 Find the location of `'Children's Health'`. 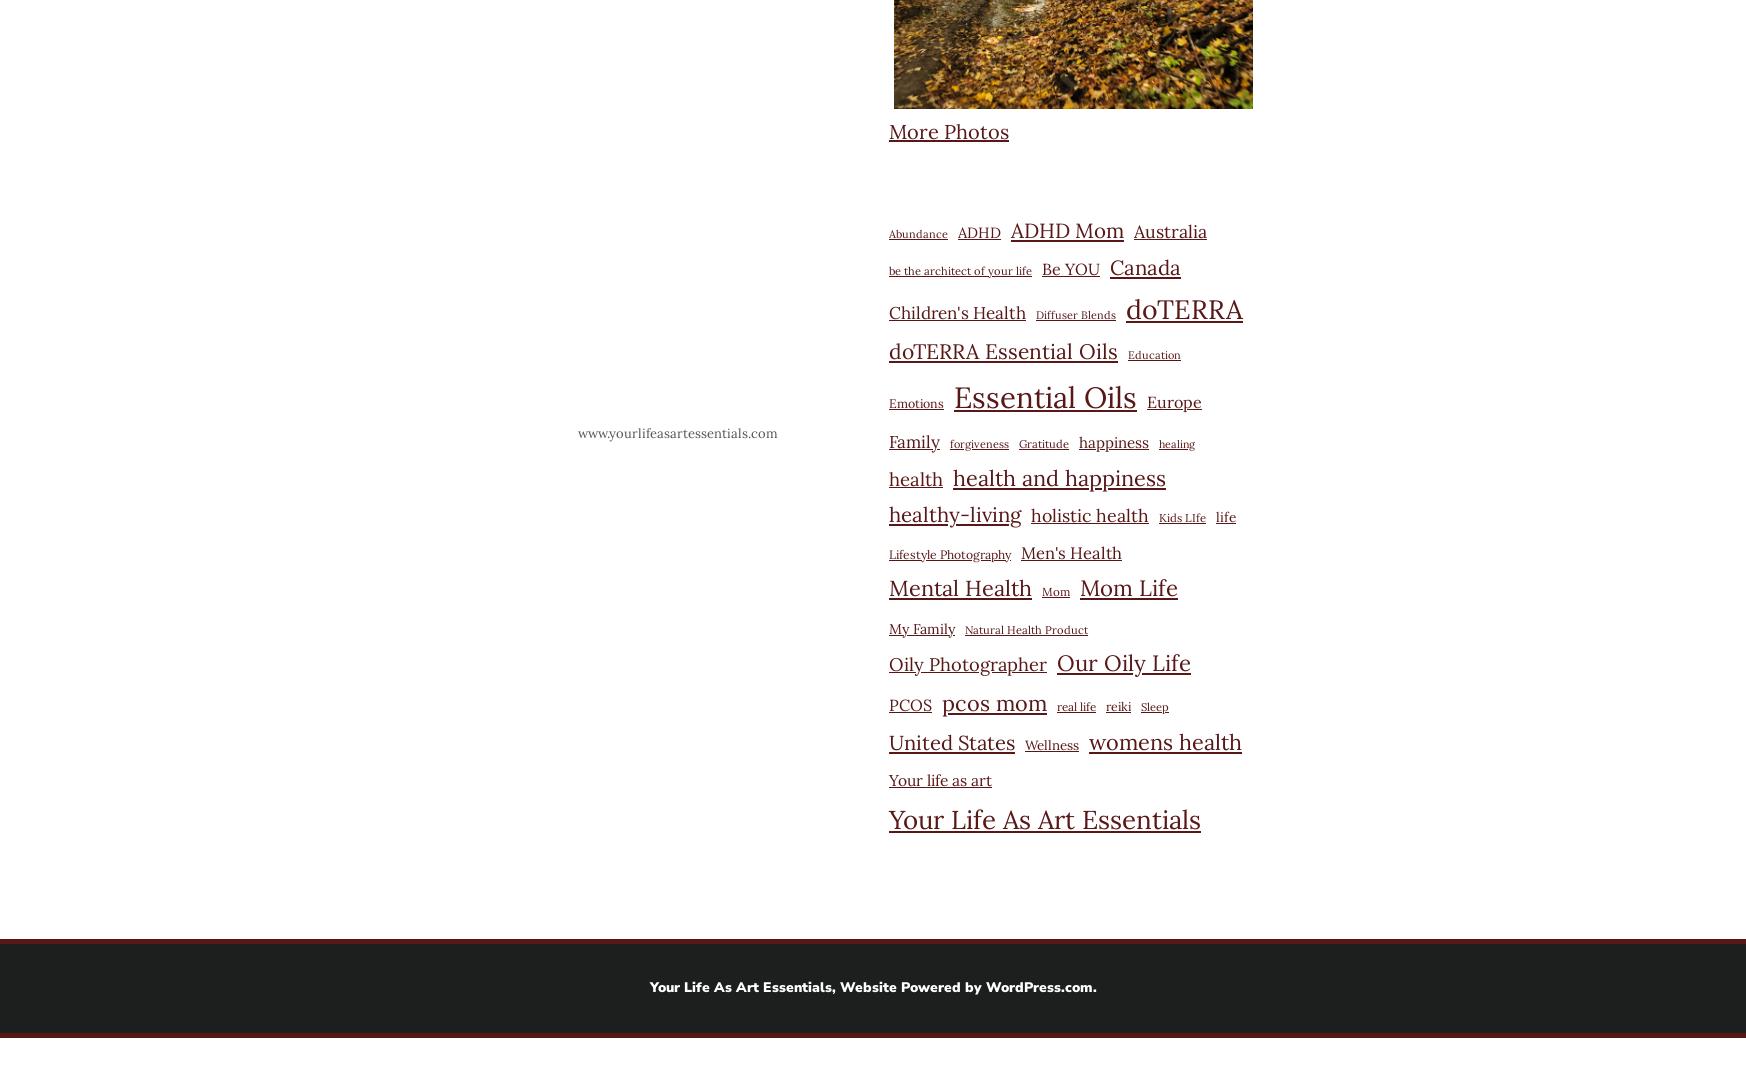

'Children's Health' is located at coordinates (888, 312).